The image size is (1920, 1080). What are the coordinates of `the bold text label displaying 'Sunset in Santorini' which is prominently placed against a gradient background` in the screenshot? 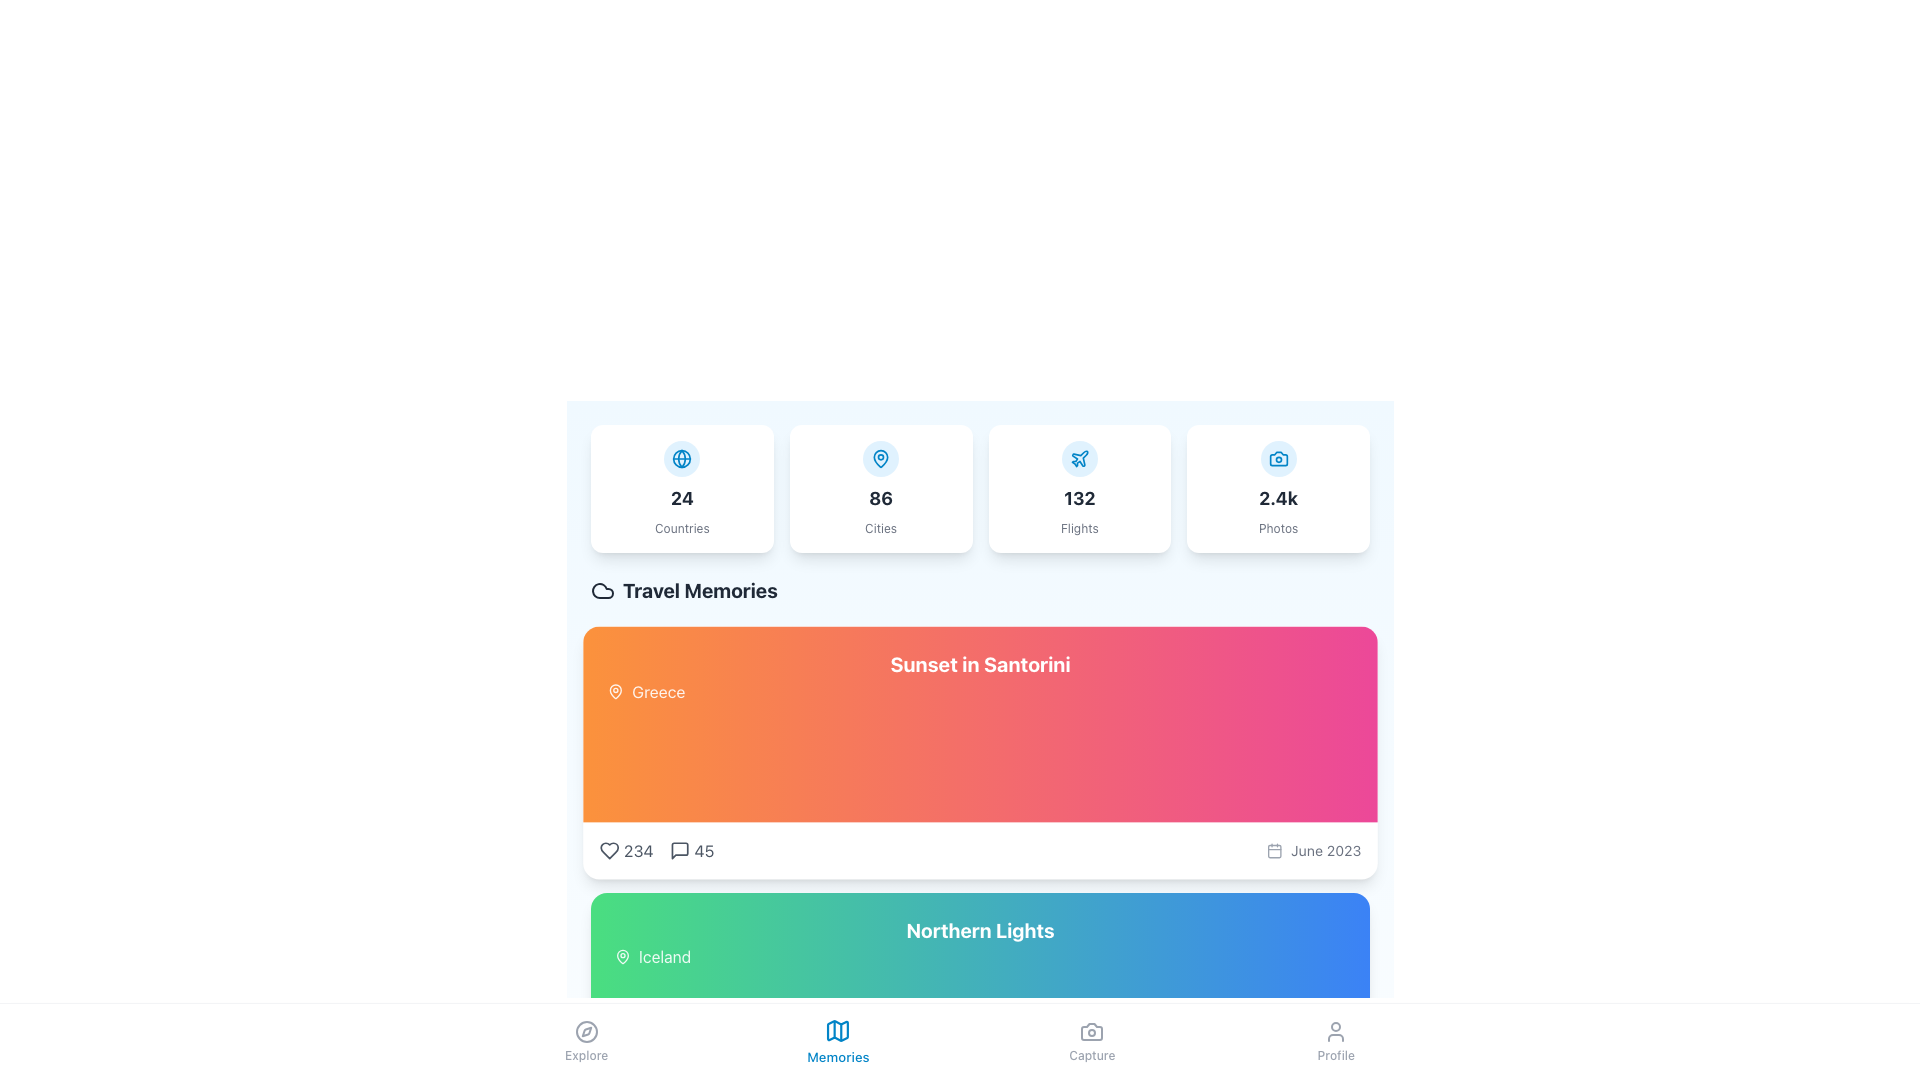 It's located at (980, 665).